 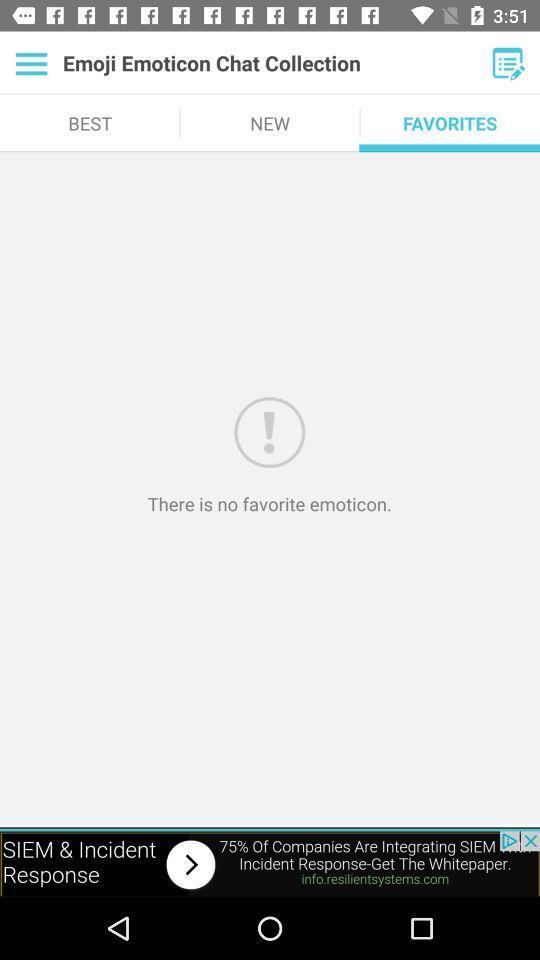 I want to click on new, so click(x=508, y=63).